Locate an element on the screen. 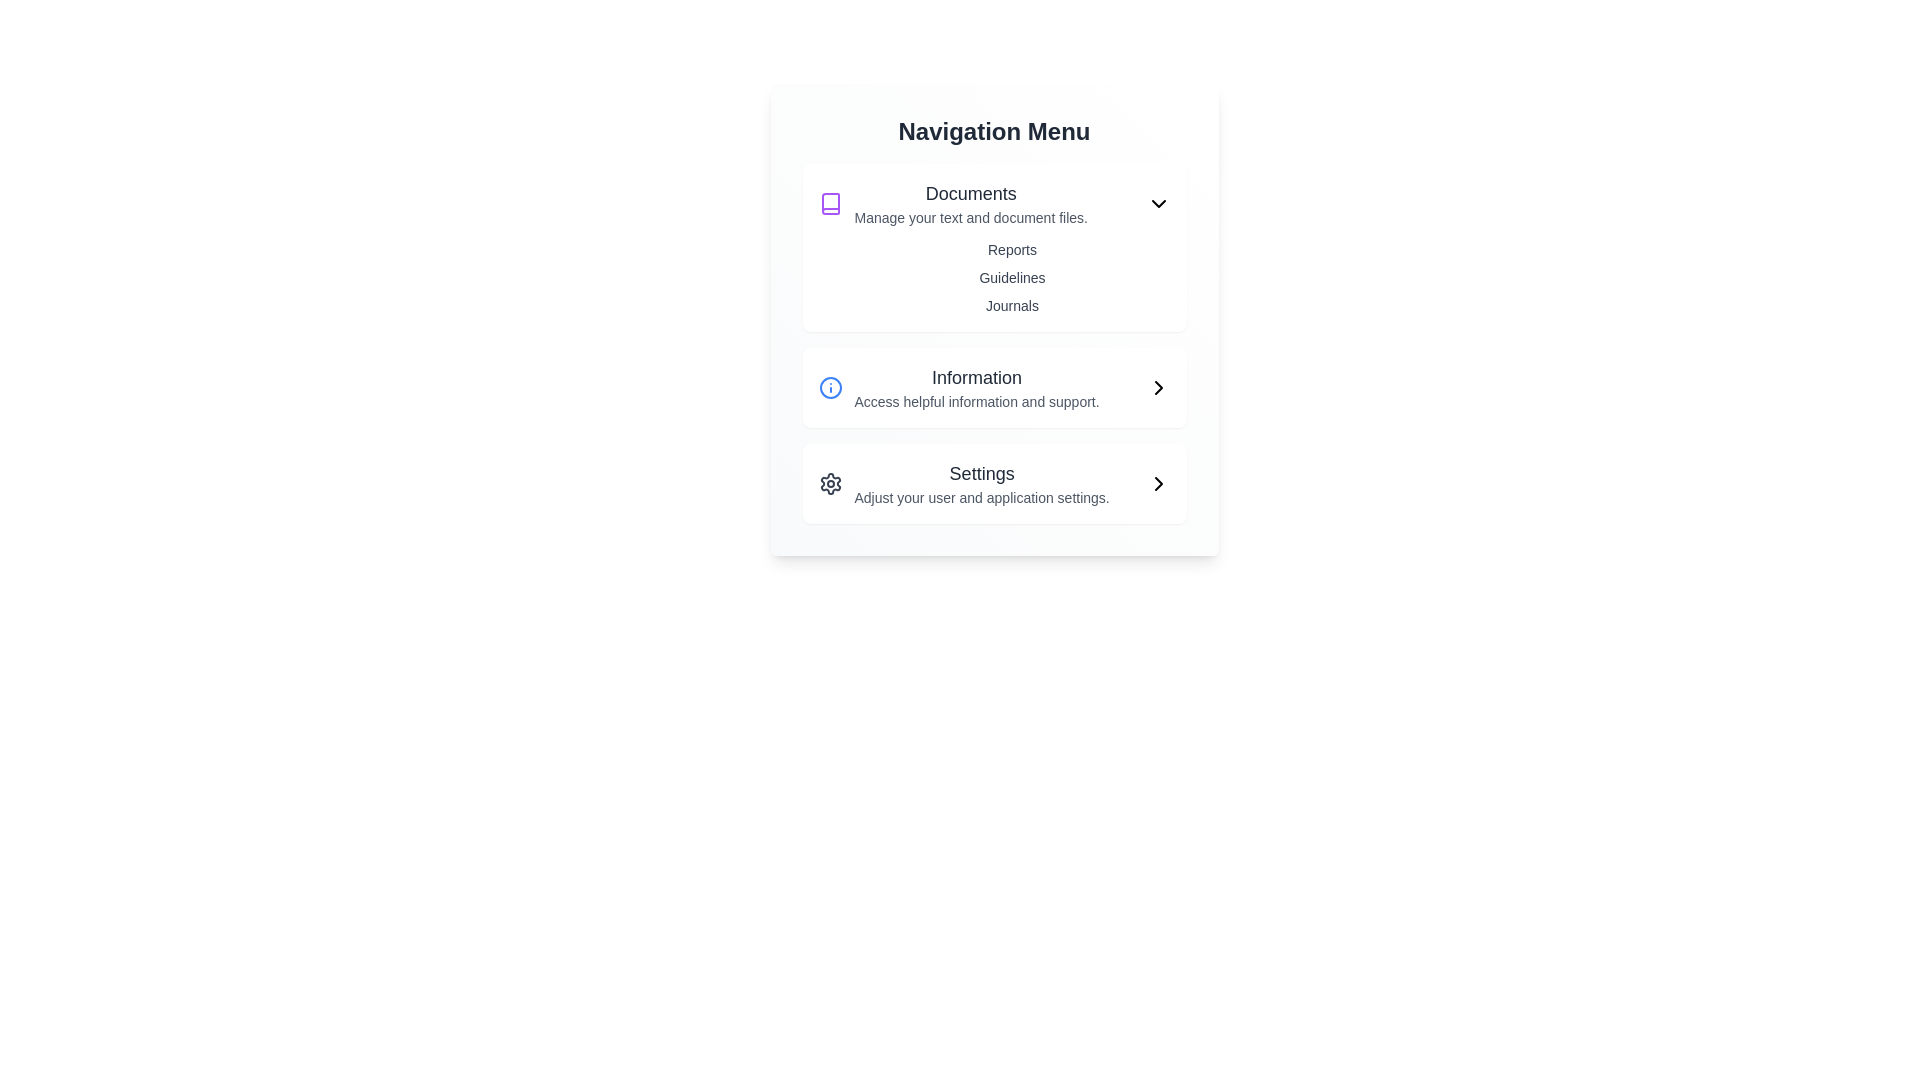 The image size is (1920, 1080). the 'Documents' icon located in the navigation menu, positioned to the left of the text label 'Documents' is located at coordinates (830, 204).